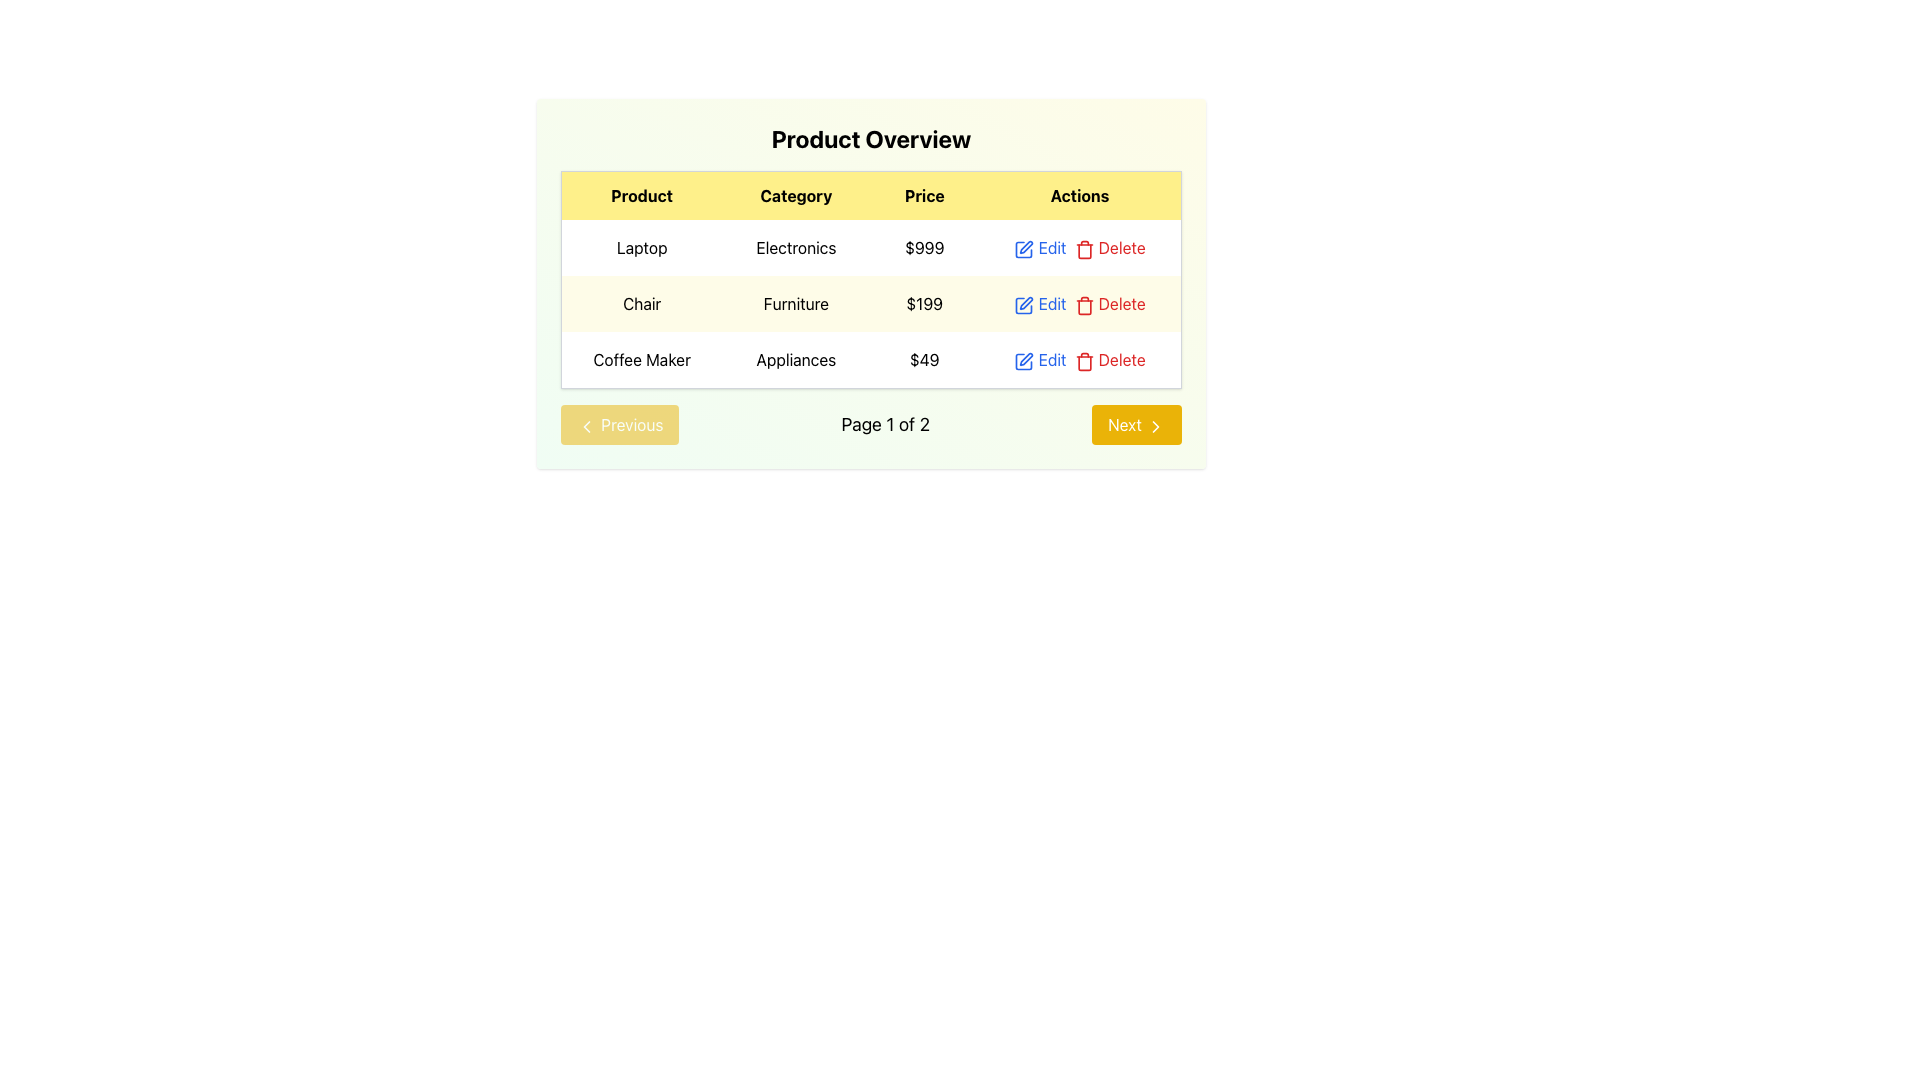 The image size is (1920, 1080). I want to click on the Interactive Button with Icon in the Actions column of the table for the Laptop product to underline the text, so click(1109, 246).